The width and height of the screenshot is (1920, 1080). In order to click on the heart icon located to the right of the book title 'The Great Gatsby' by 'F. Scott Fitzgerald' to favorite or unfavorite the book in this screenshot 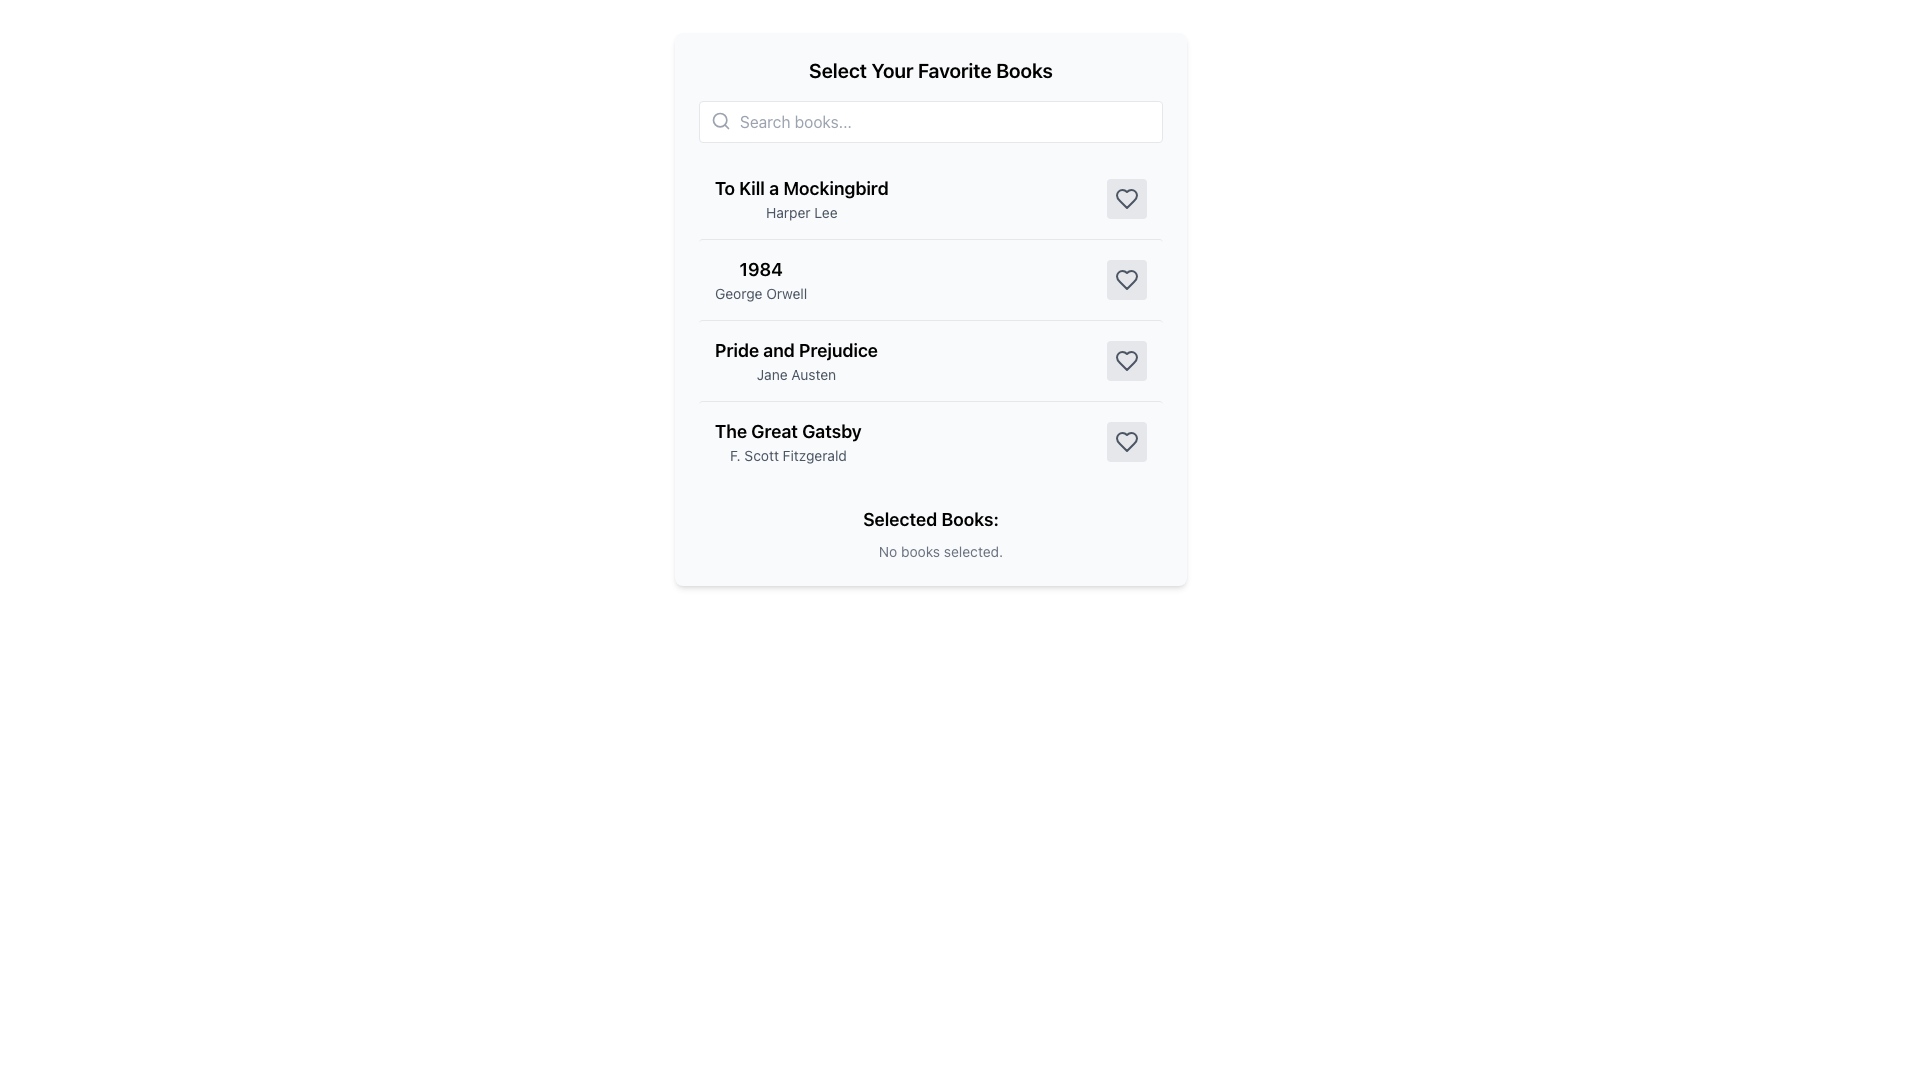, I will do `click(1127, 441)`.